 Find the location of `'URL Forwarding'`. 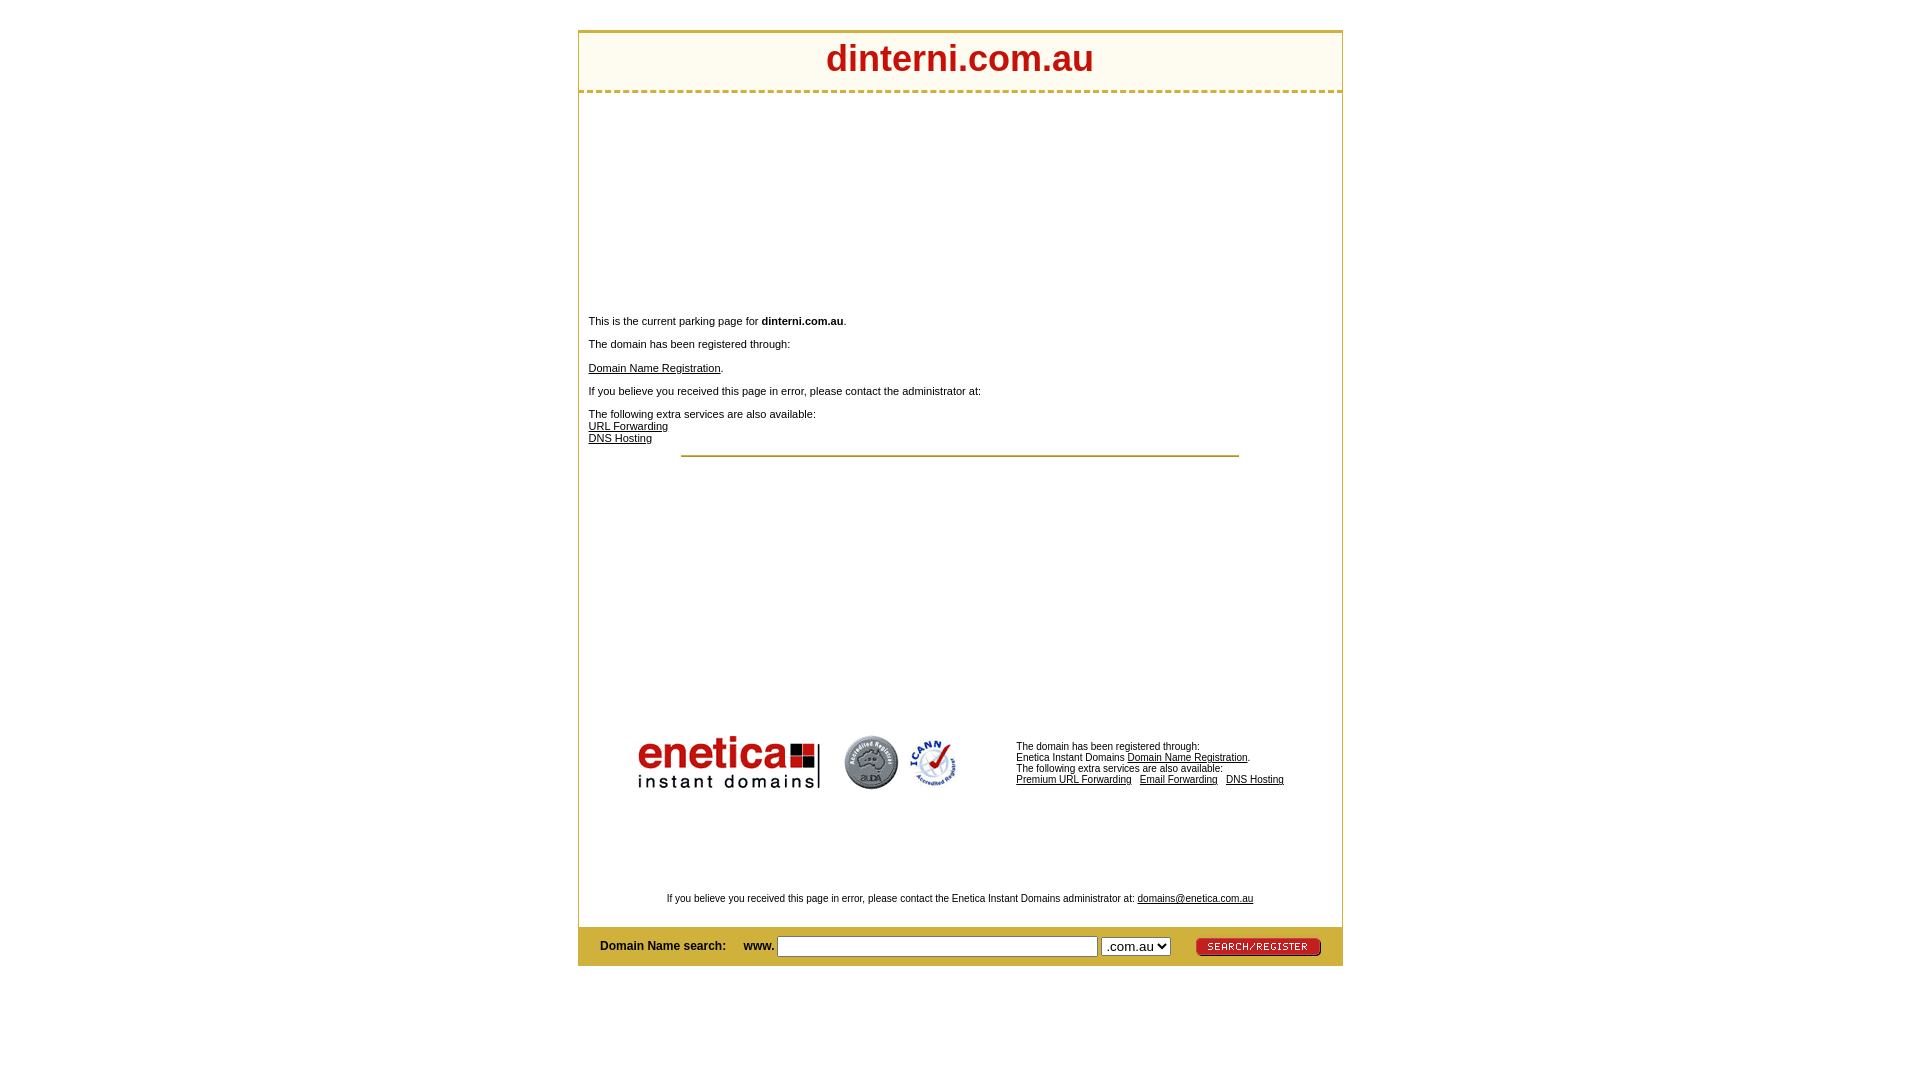

'URL Forwarding' is located at coordinates (627, 424).